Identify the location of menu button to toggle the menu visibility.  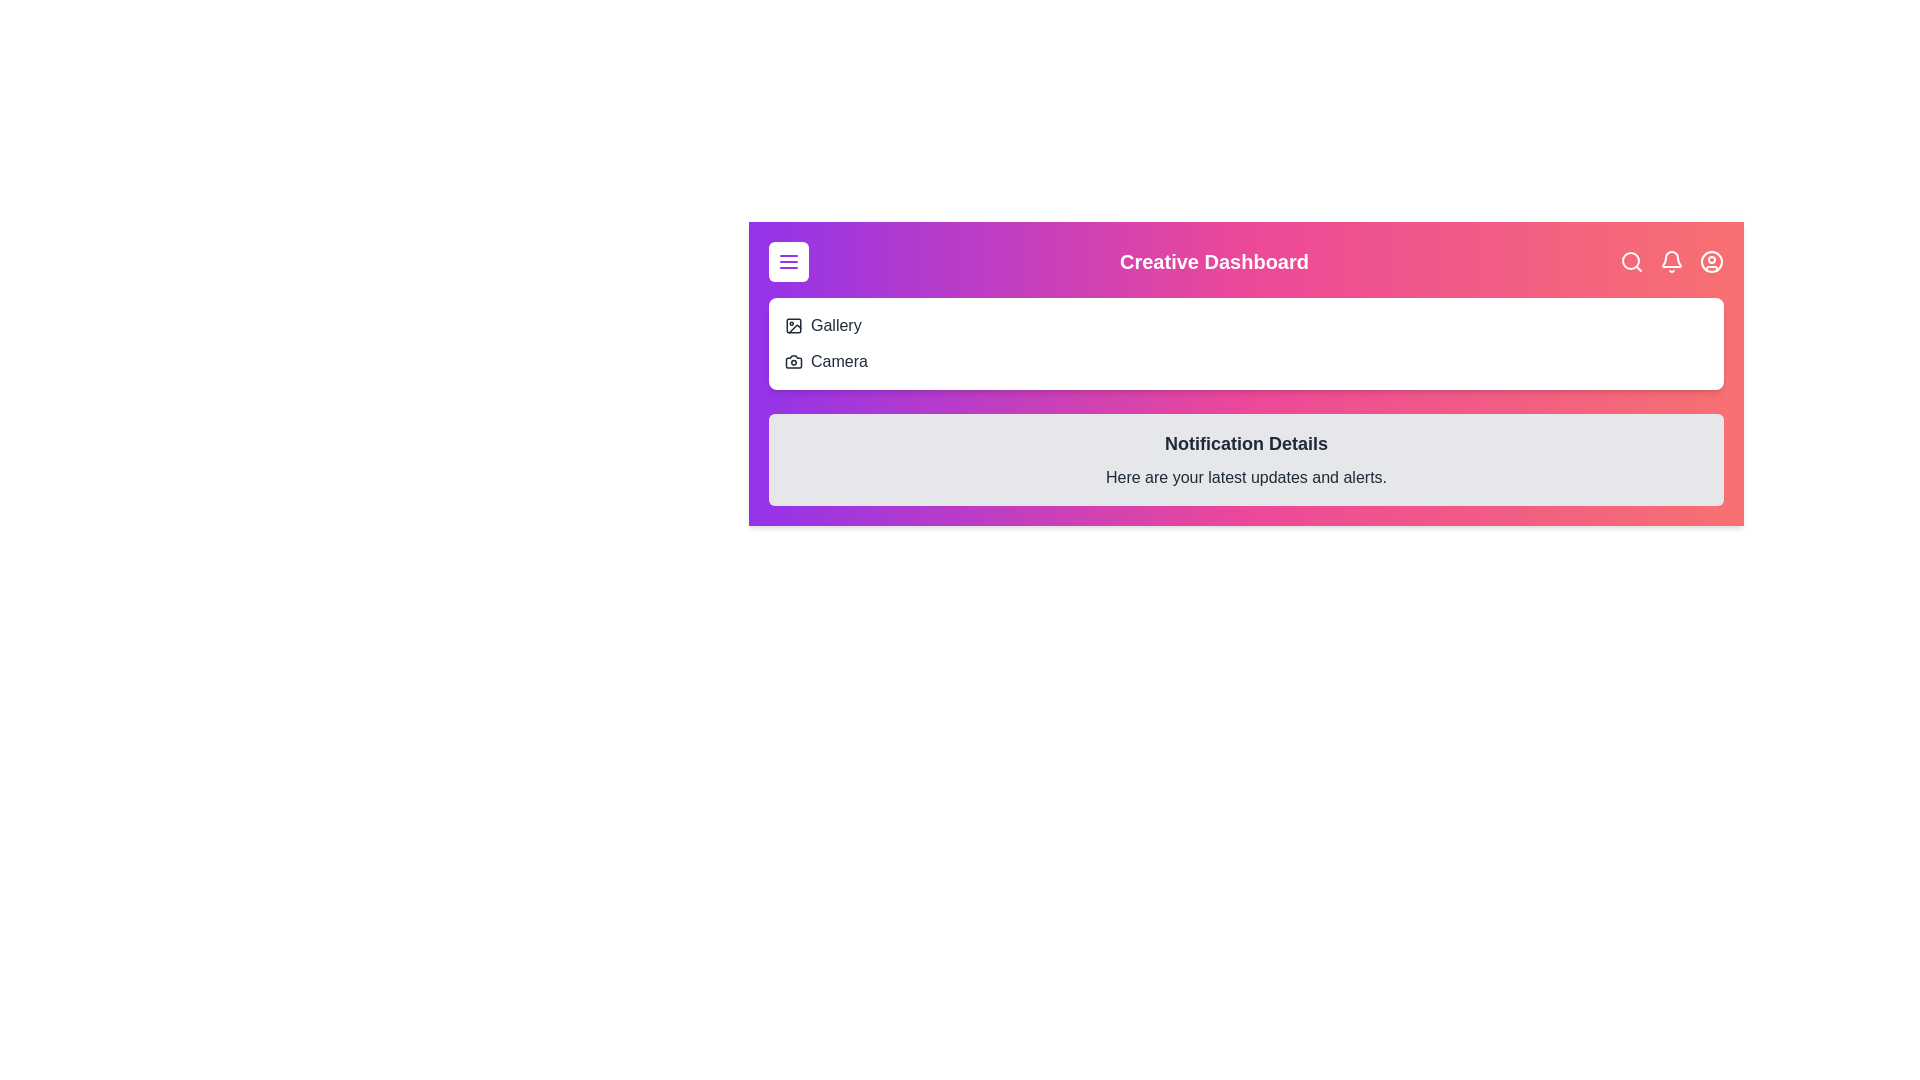
(787, 261).